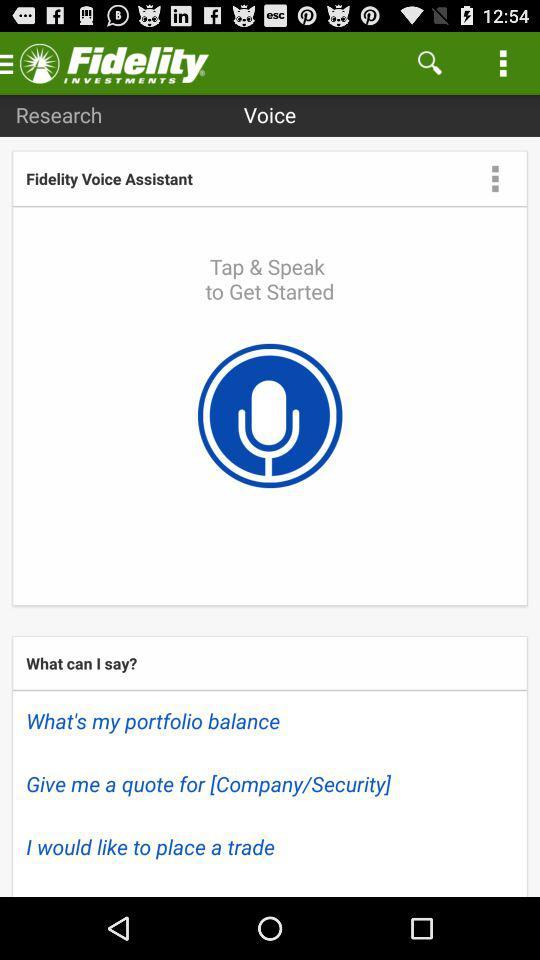  Describe the element at coordinates (494, 177) in the screenshot. I see `more options` at that location.